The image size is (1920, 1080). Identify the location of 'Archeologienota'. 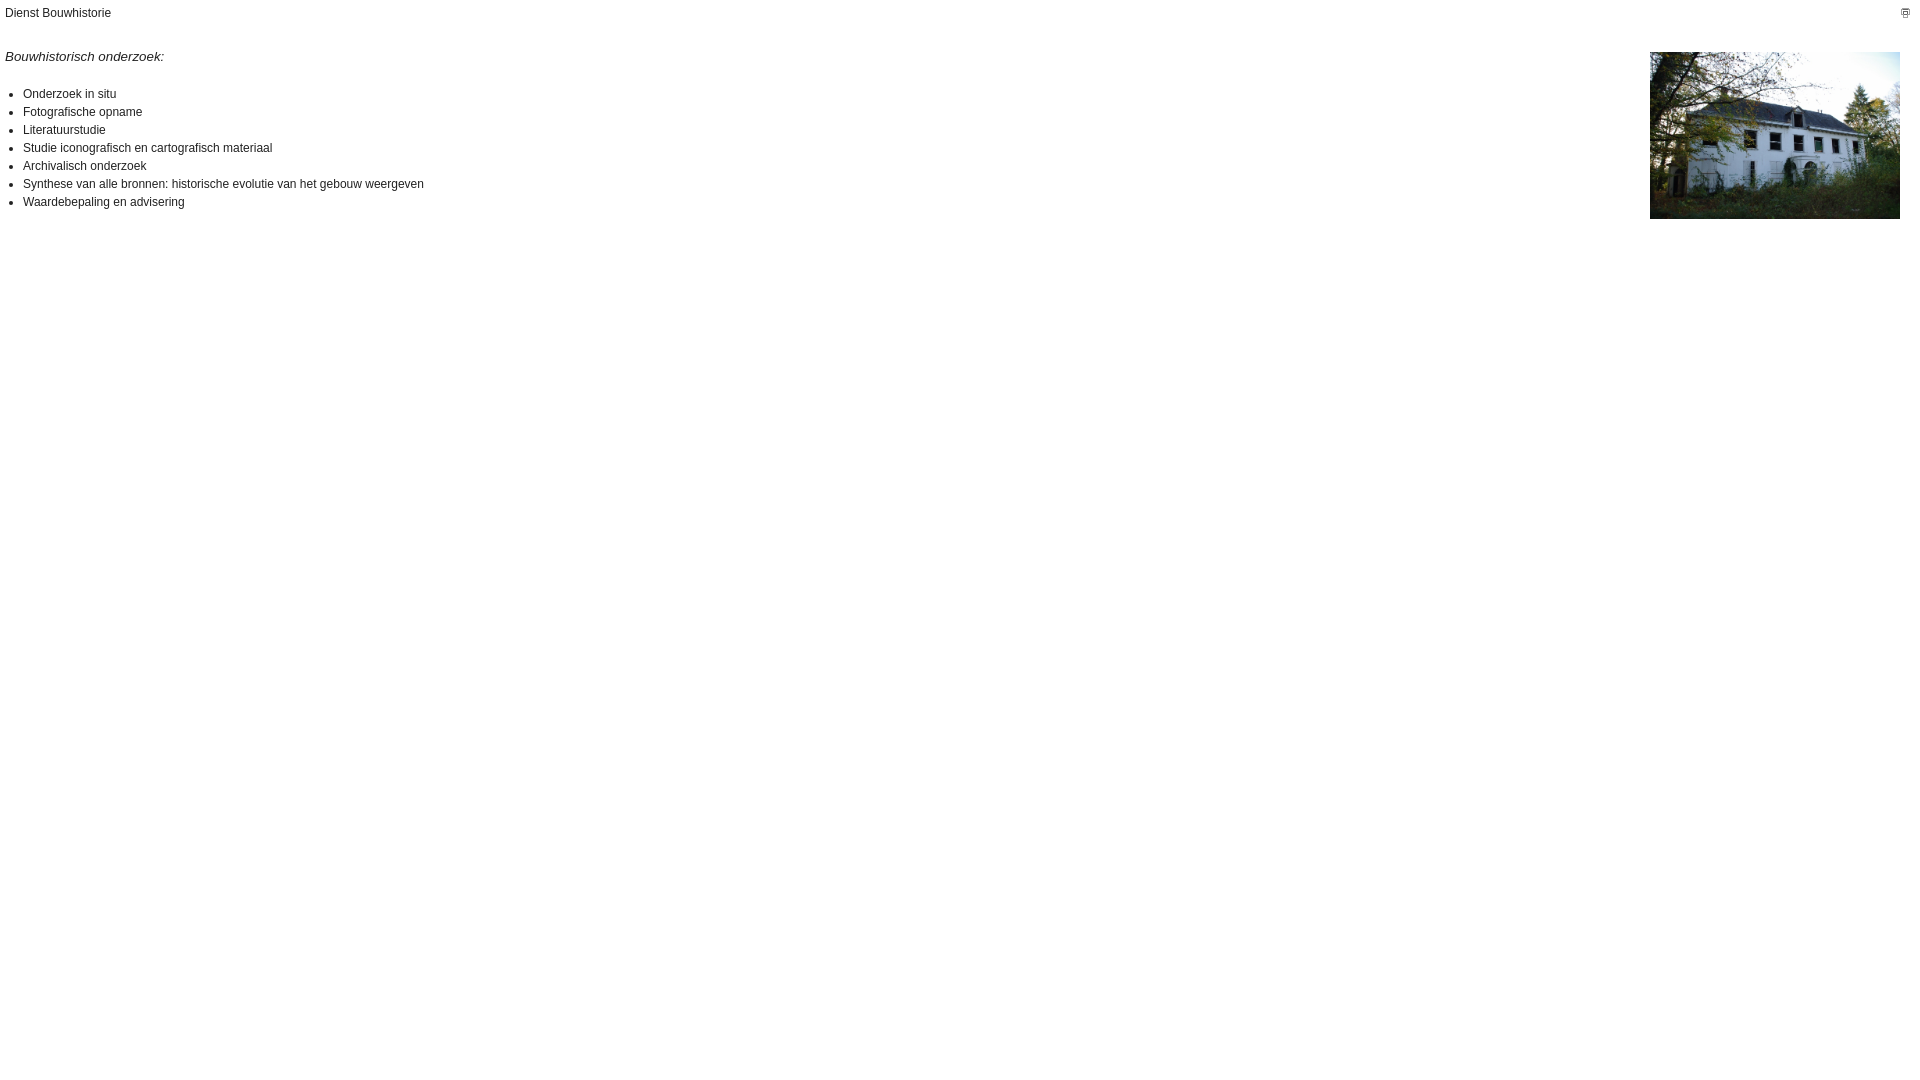
(1775, 135).